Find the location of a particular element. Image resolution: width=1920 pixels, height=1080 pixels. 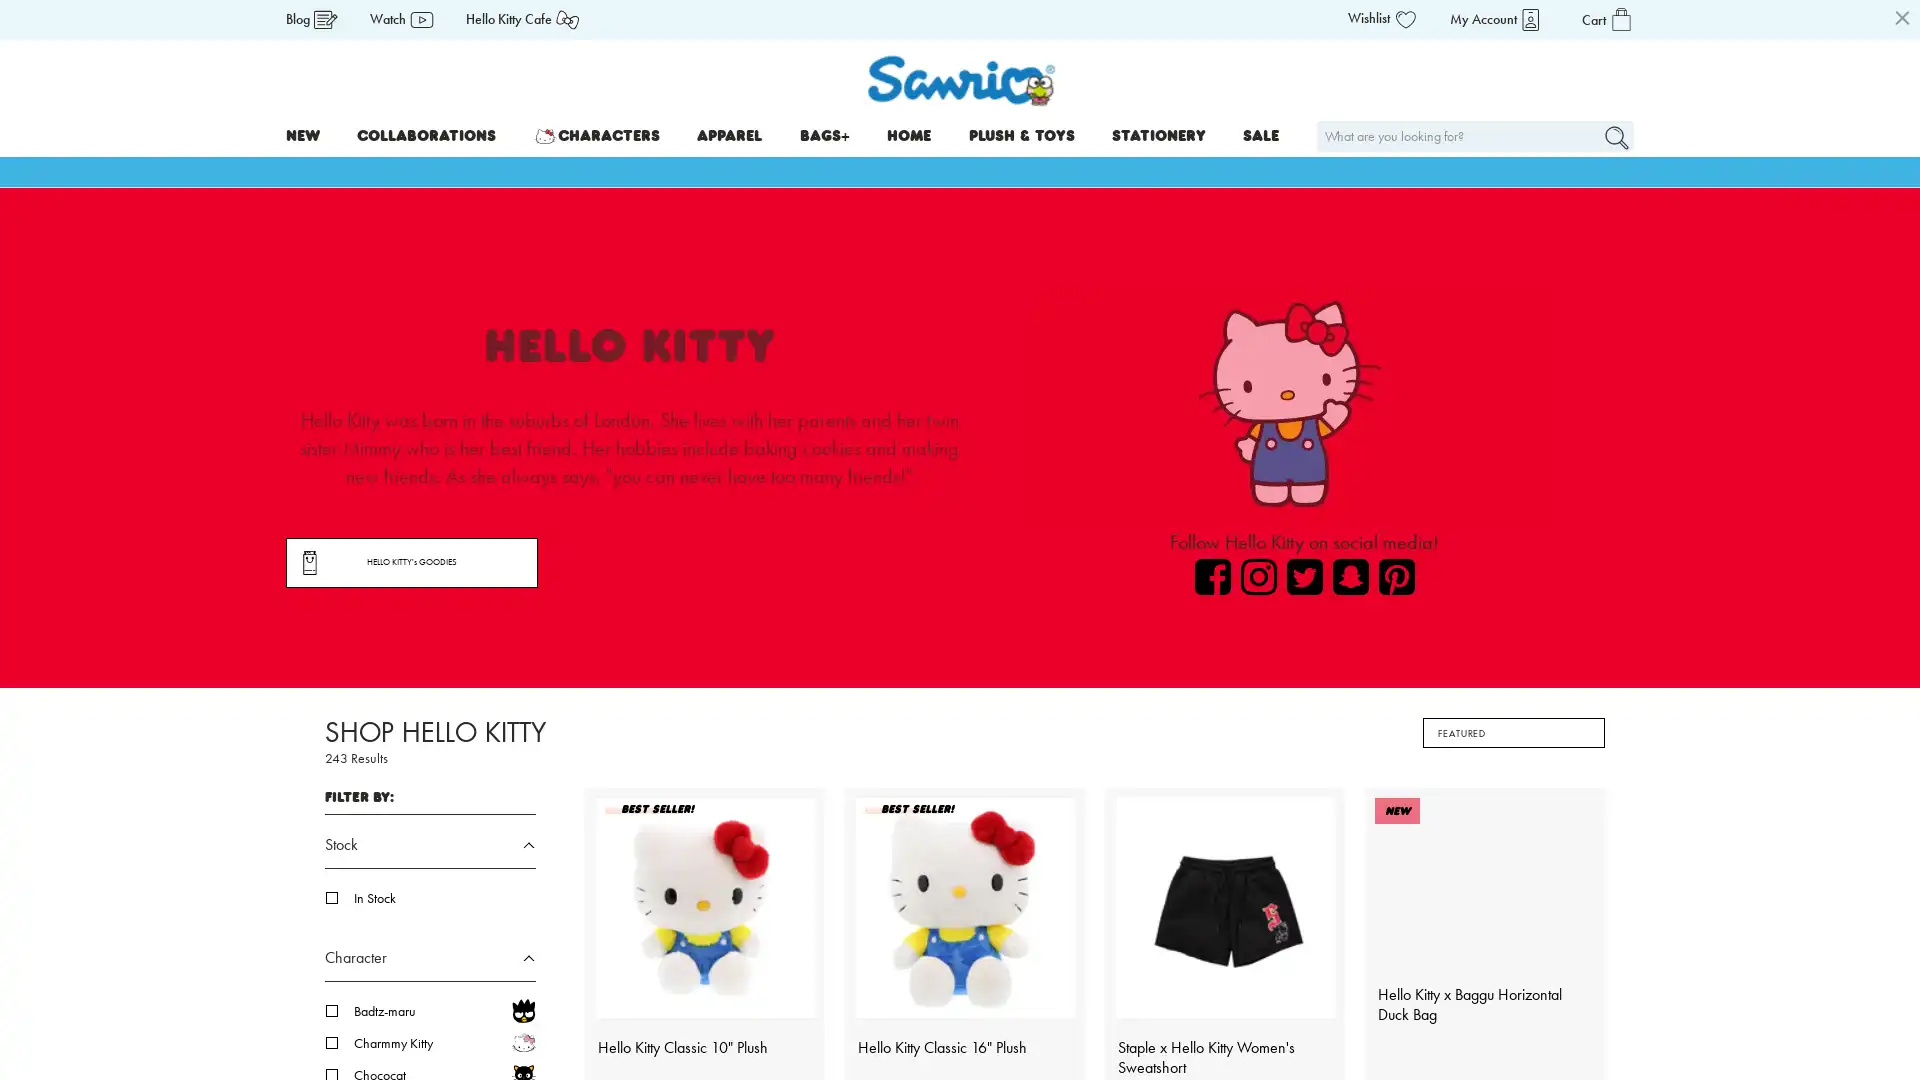

Badtz-maru is located at coordinates (444, 1010).